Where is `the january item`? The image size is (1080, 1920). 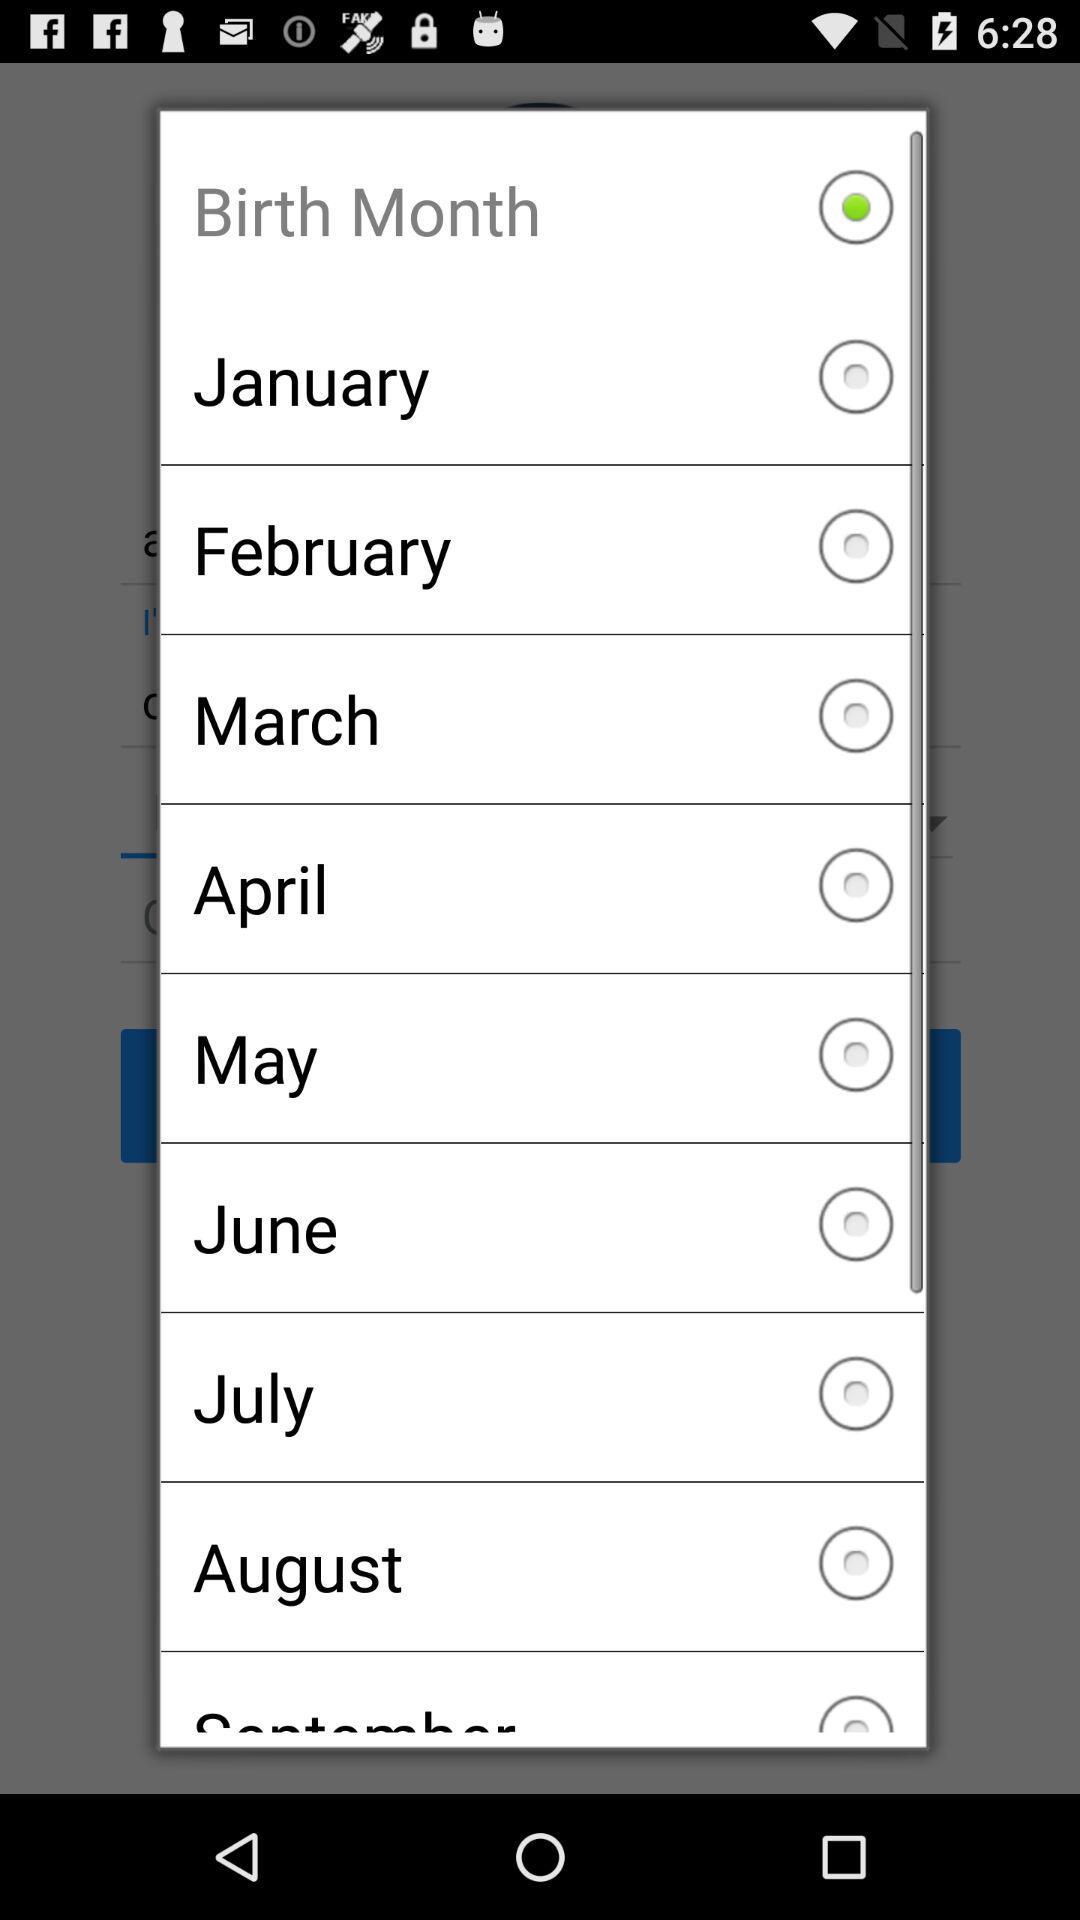
the january item is located at coordinates (542, 380).